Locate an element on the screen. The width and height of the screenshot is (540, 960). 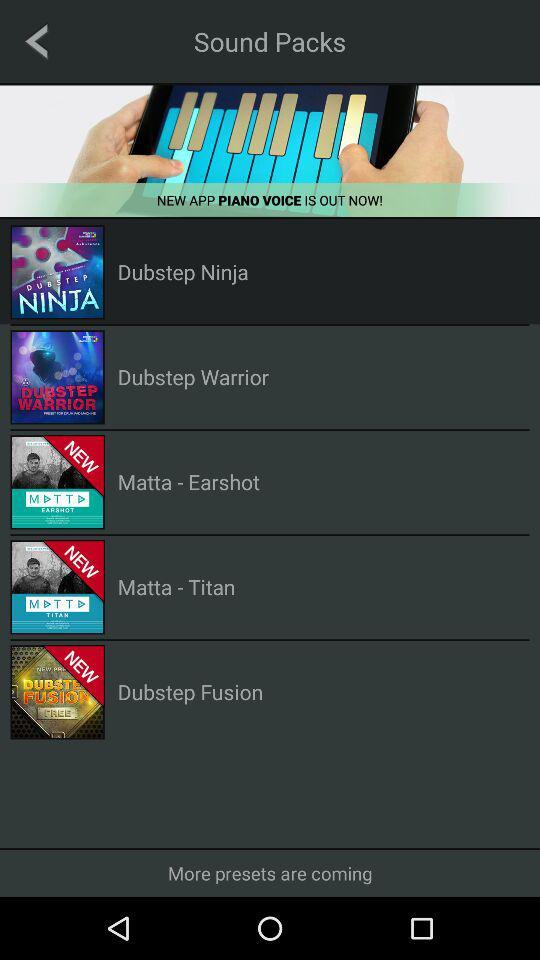
the arrow_backward icon is located at coordinates (36, 40).